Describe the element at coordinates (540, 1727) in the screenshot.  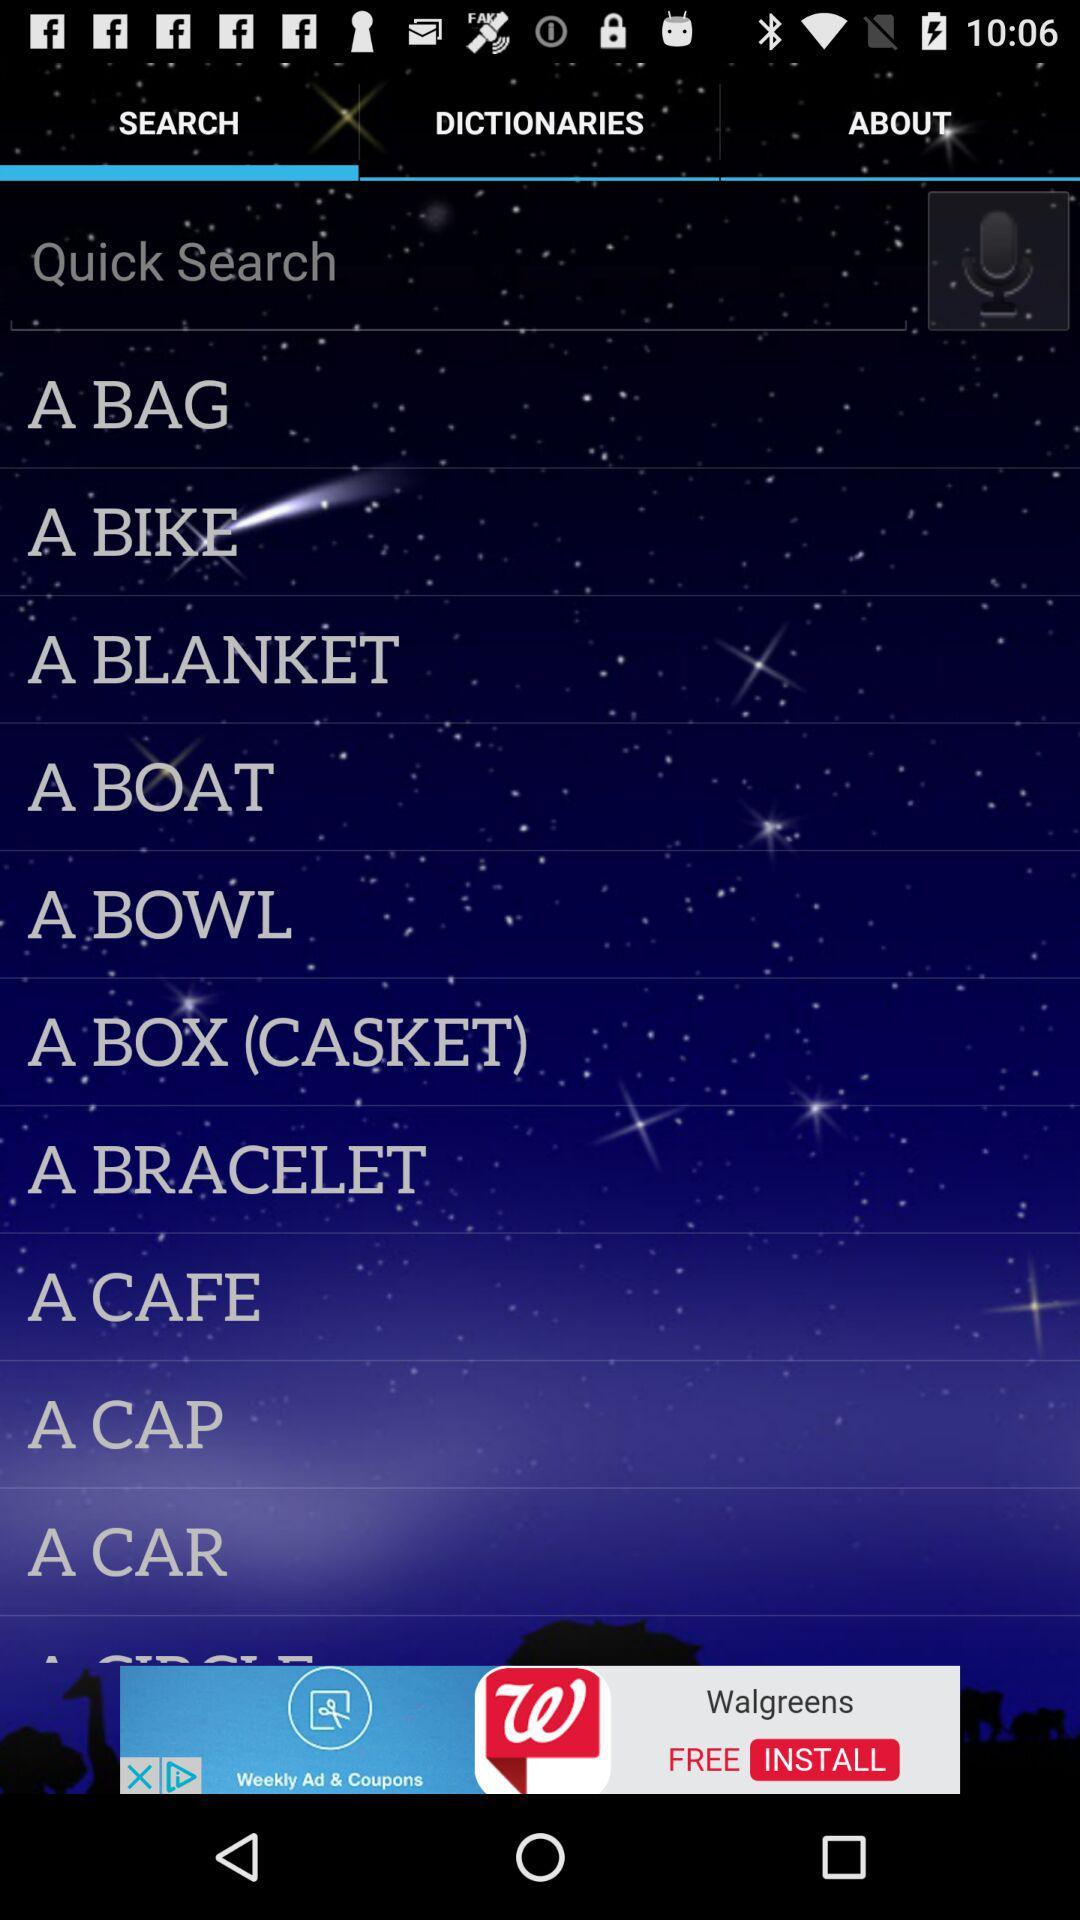
I see `open advertisement` at that location.